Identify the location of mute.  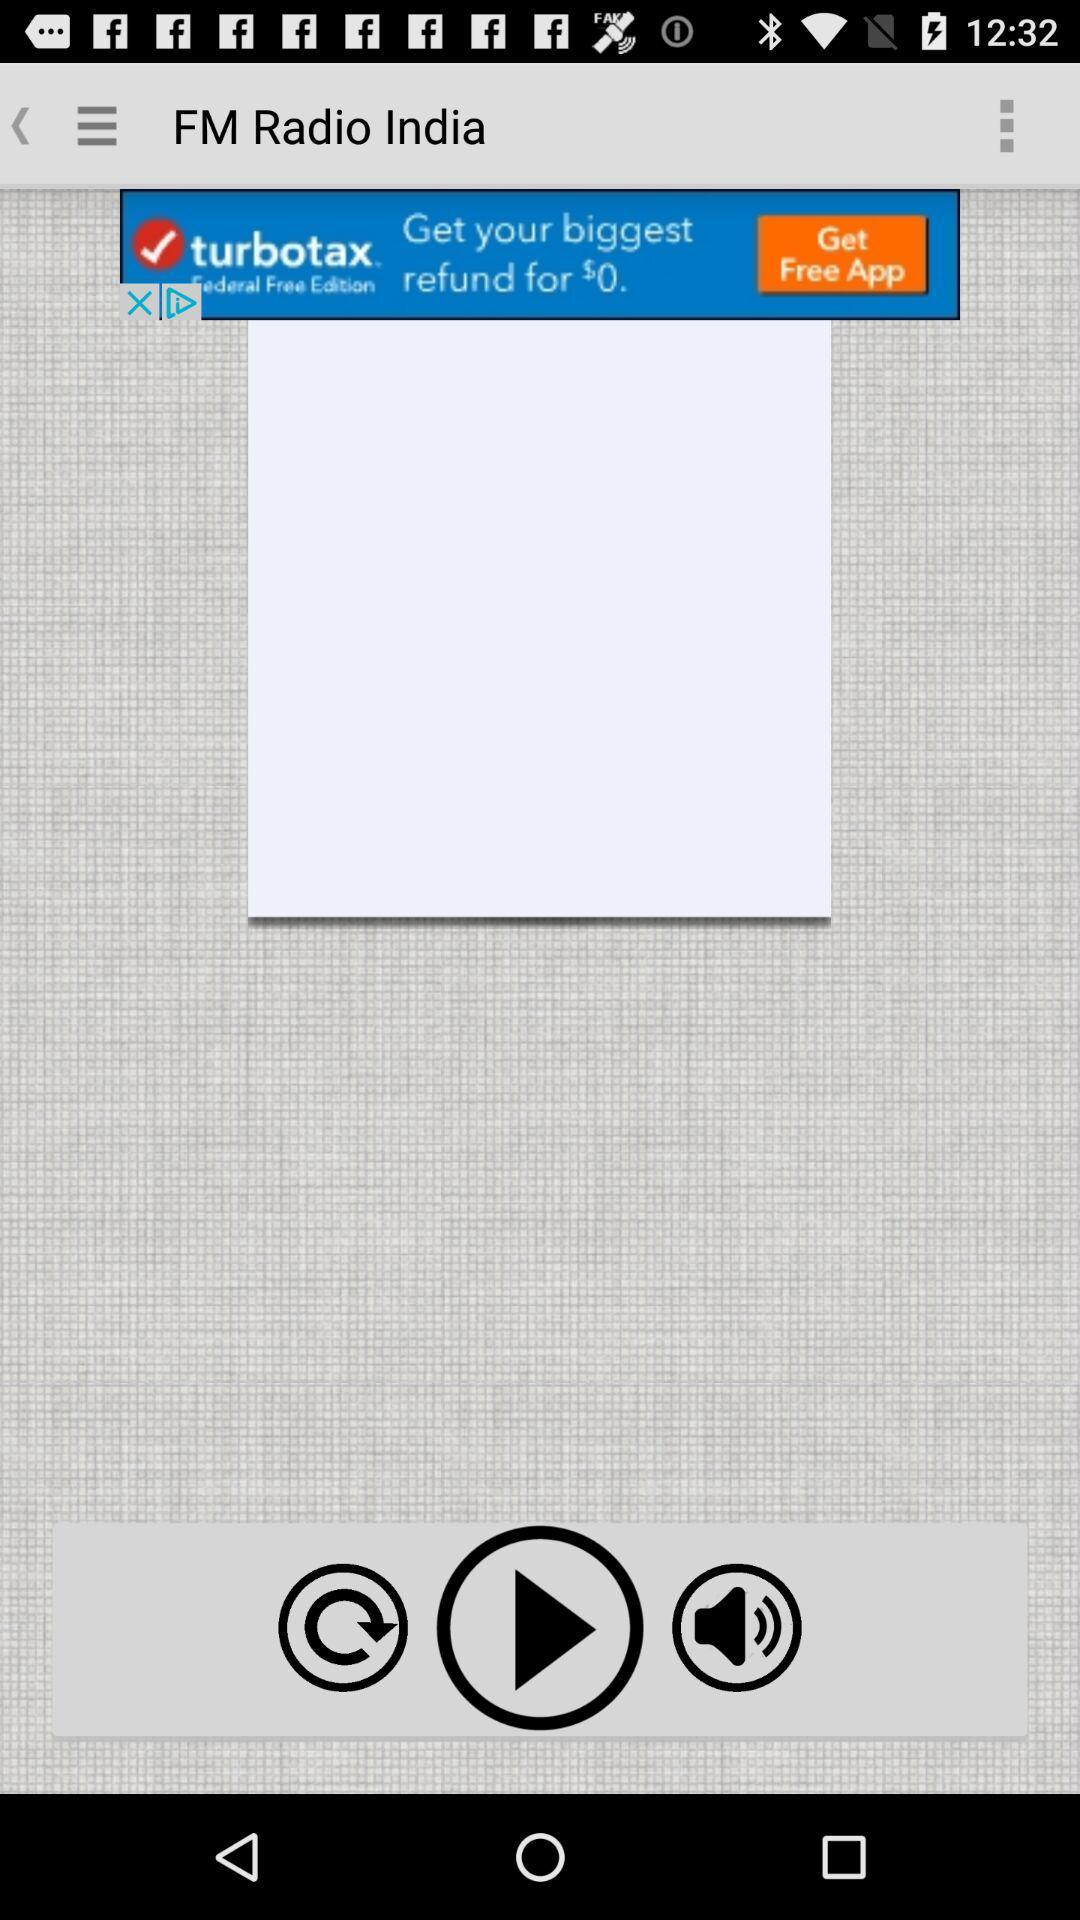
(736, 1627).